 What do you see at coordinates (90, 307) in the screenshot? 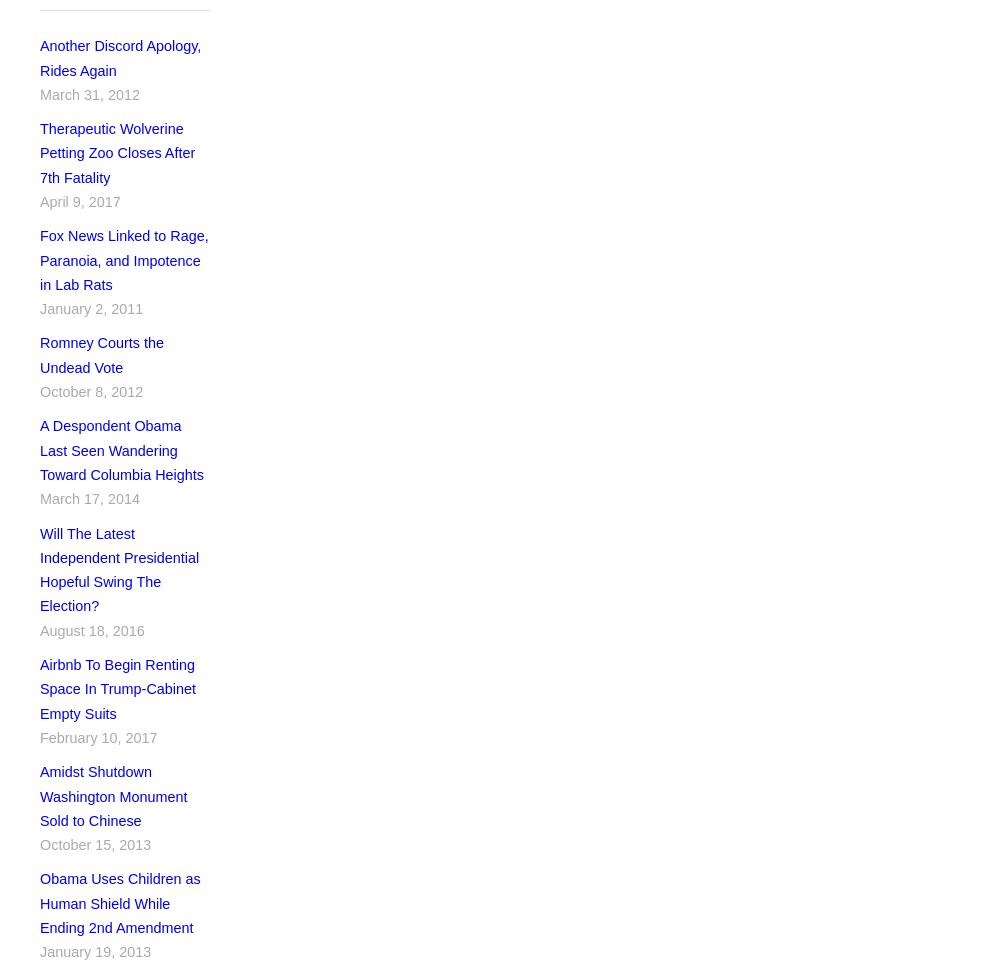
I see `'January 2, 2011'` at bounding box center [90, 307].